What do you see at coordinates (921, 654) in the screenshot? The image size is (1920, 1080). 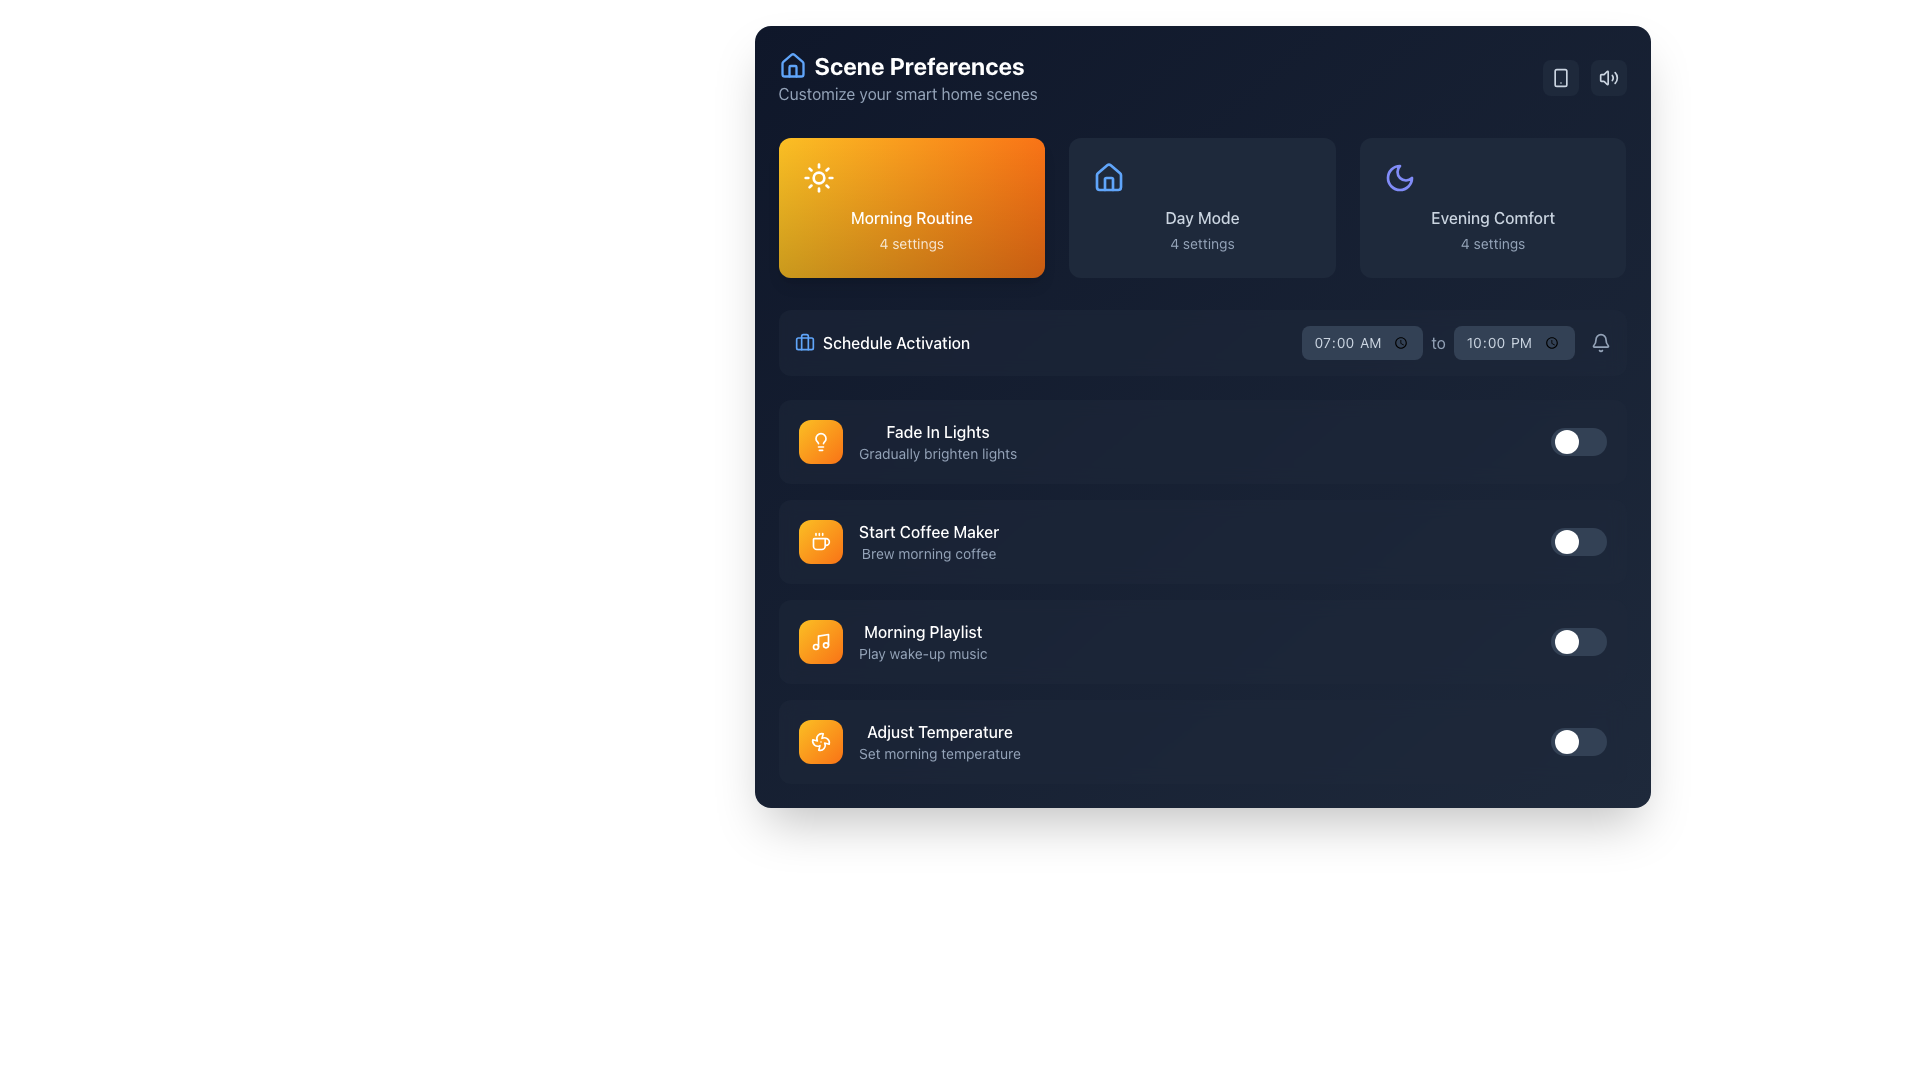 I see `the text label that reads 'Play wake-up music' located directly below the heading 'Morning Playlist' in the vertical list of cards` at bounding box center [921, 654].